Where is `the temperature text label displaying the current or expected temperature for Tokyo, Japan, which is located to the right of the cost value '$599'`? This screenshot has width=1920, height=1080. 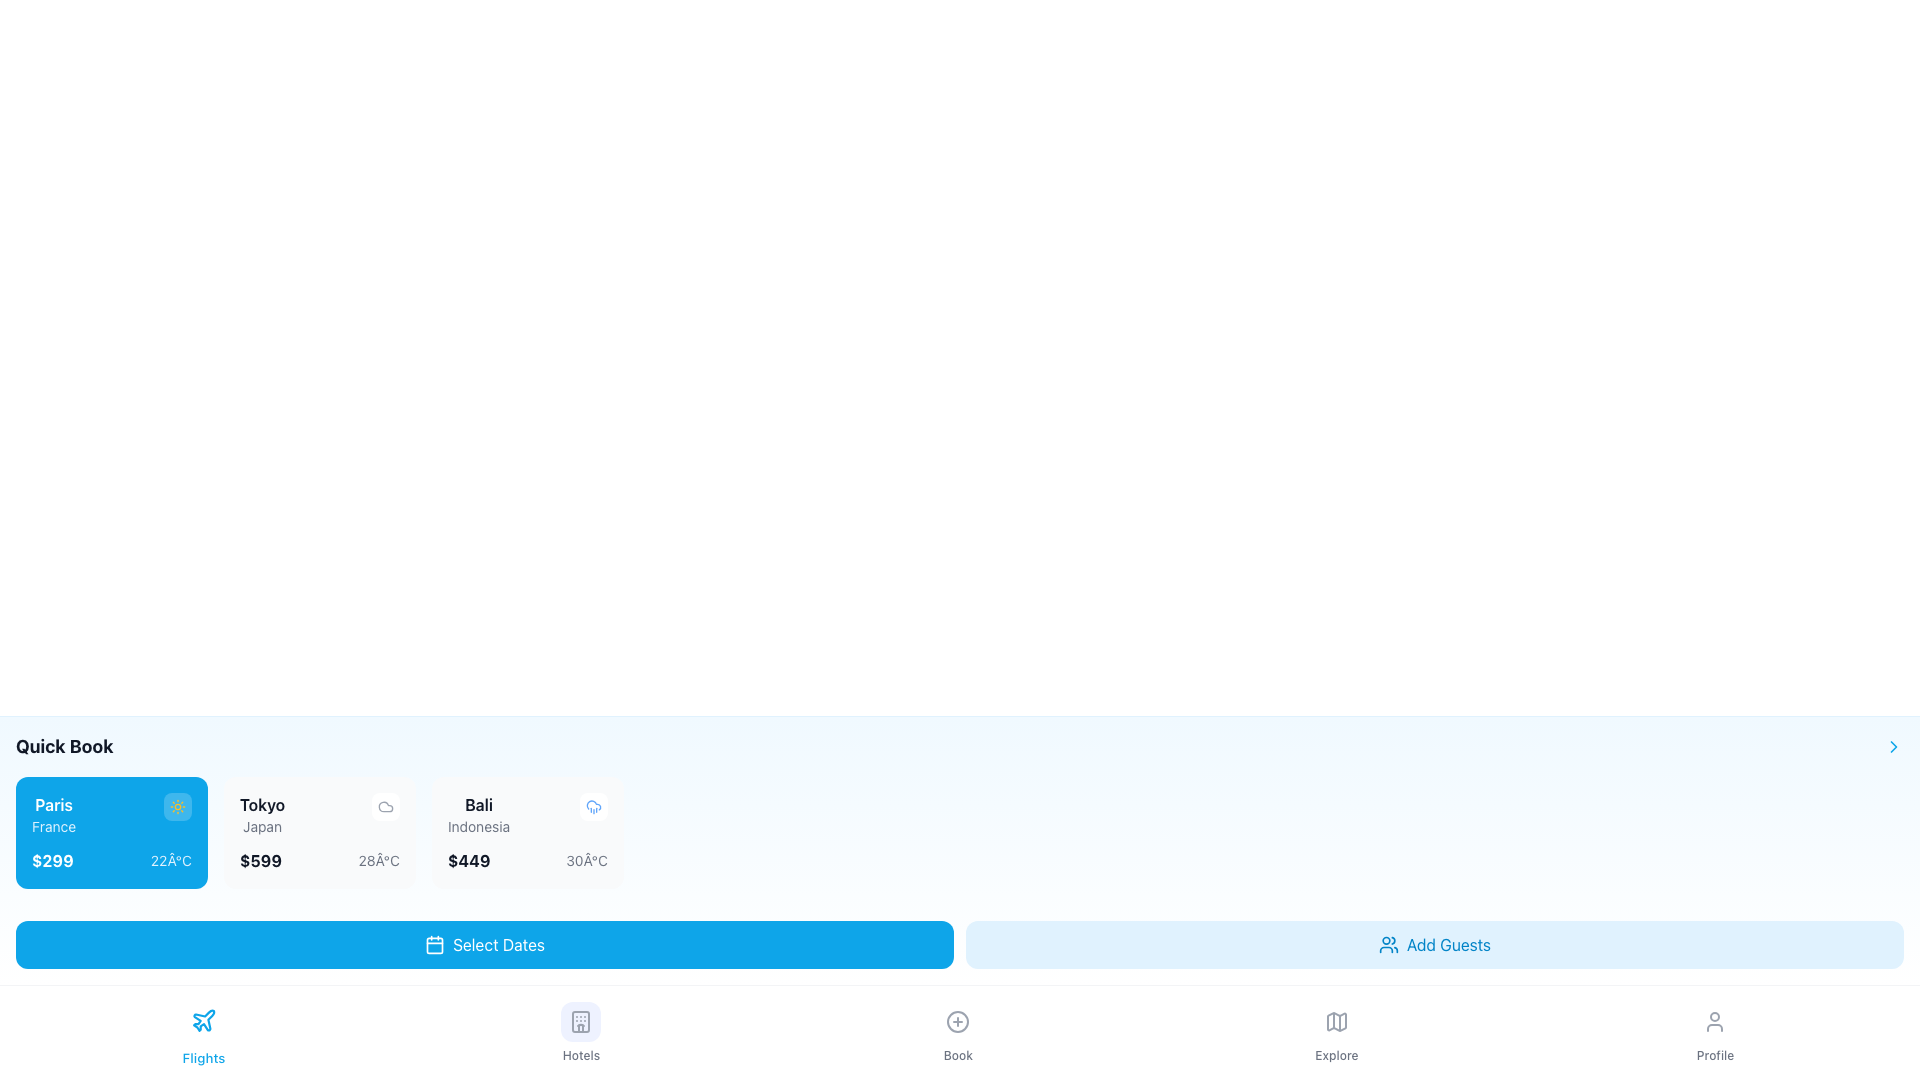
the temperature text label displaying the current or expected temperature for Tokyo, Japan, which is located to the right of the cost value '$599' is located at coordinates (379, 859).